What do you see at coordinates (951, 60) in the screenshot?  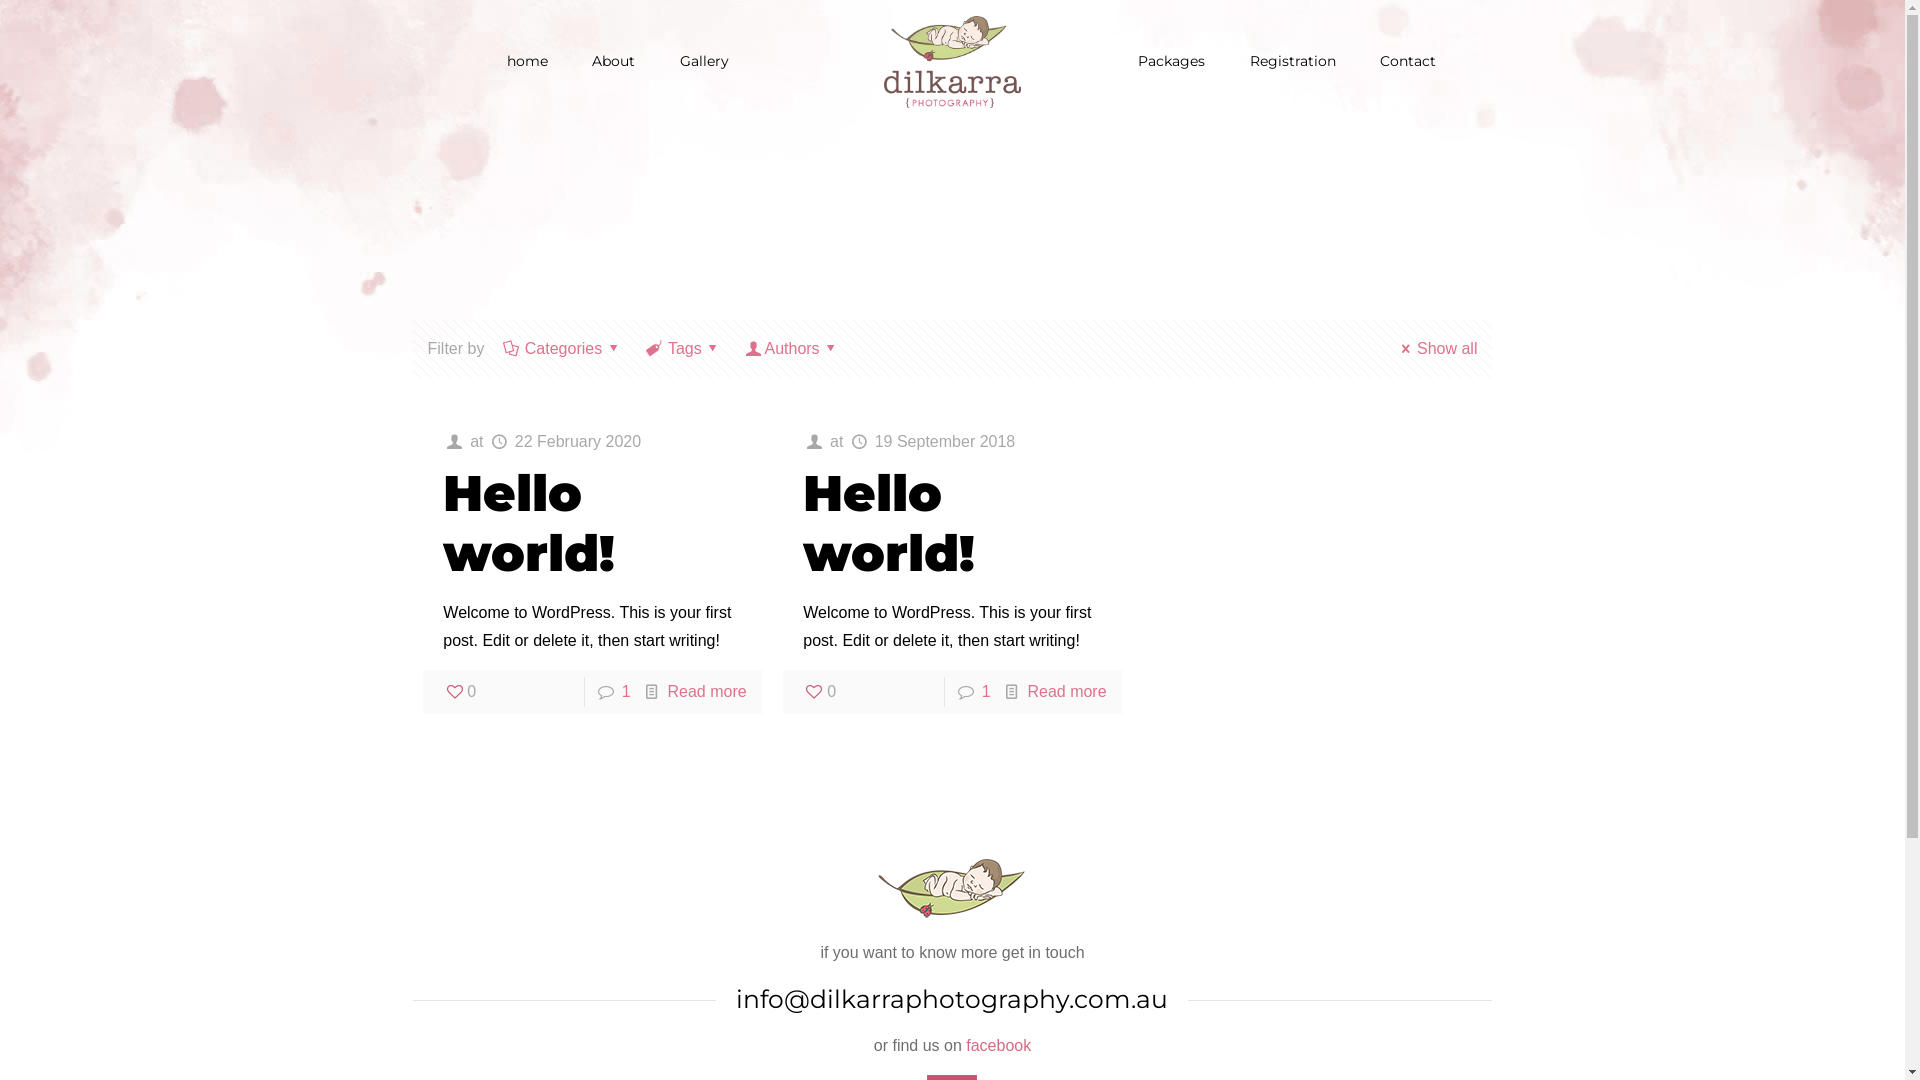 I see `'Dilkarra Photography'` at bounding box center [951, 60].